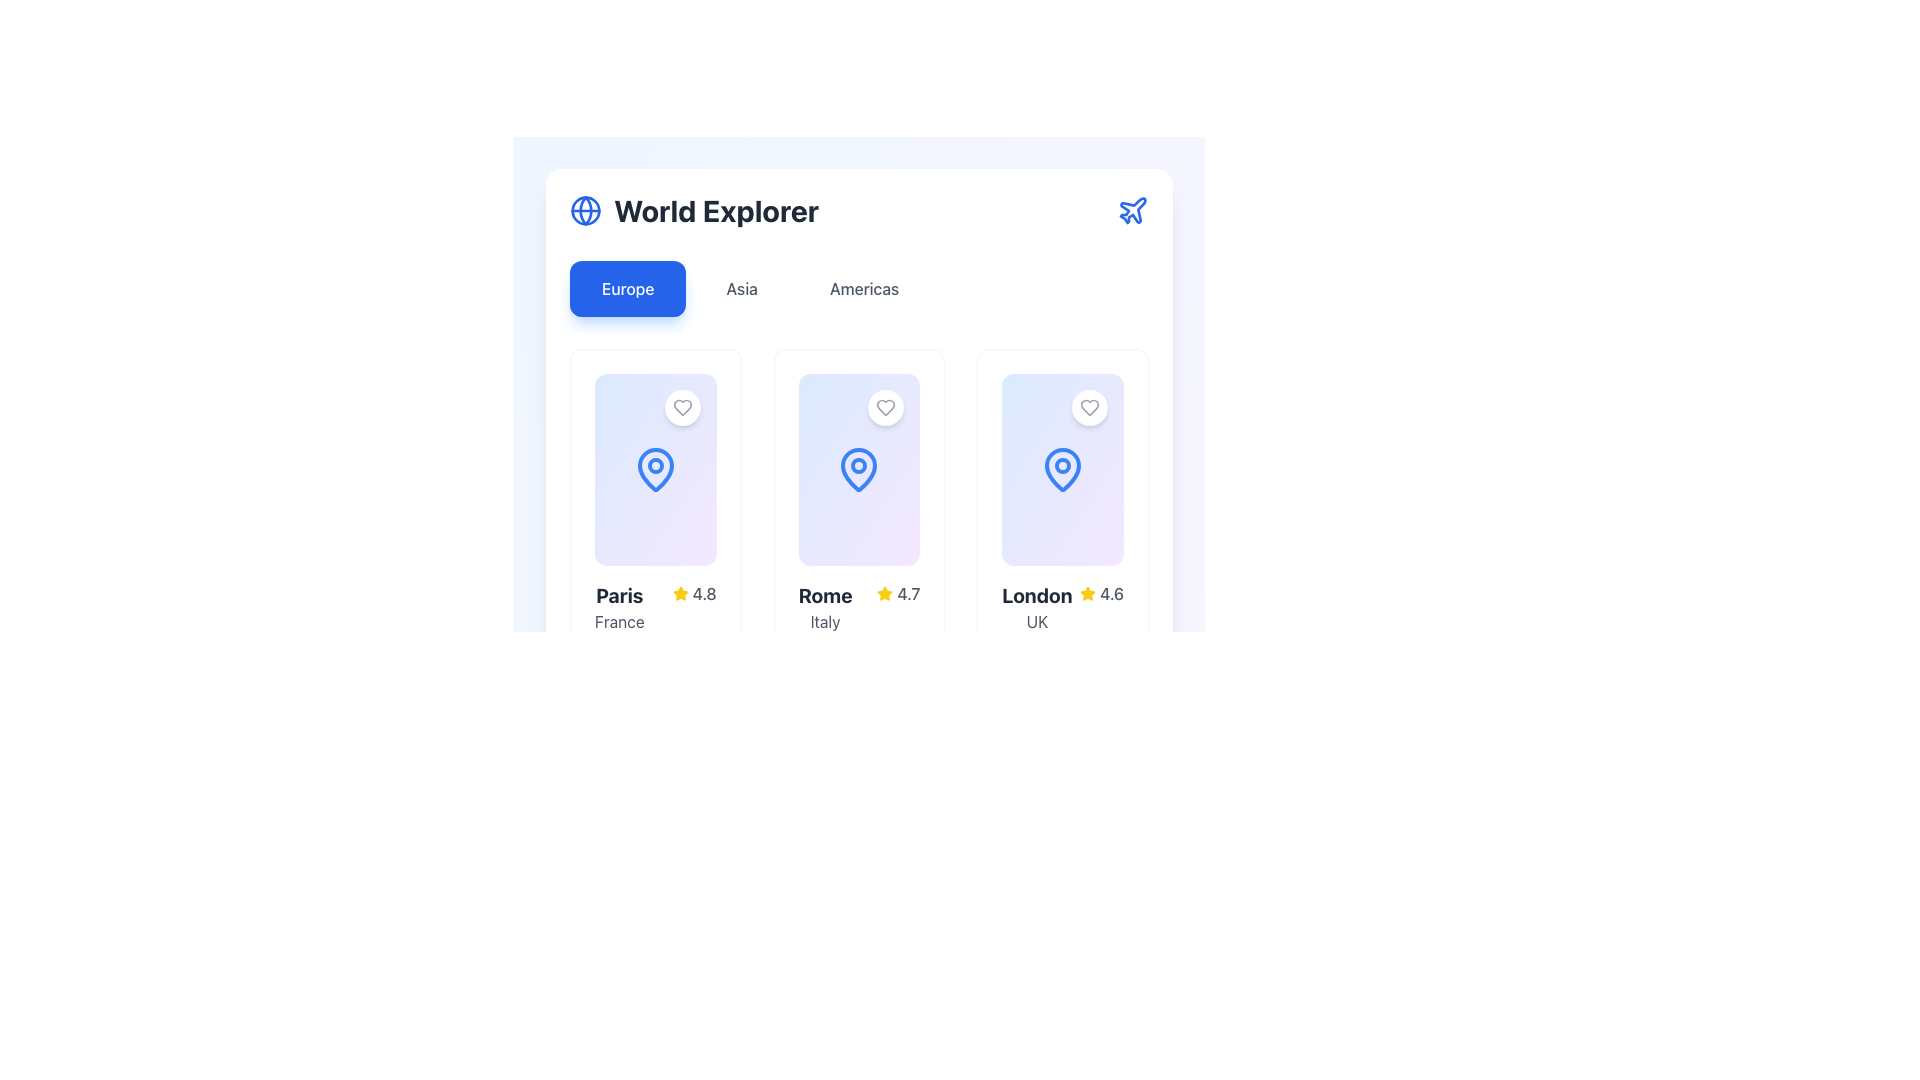  Describe the element at coordinates (859, 289) in the screenshot. I see `the button group located in the top center of the card beneath the 'World Explorer' heading` at that location.